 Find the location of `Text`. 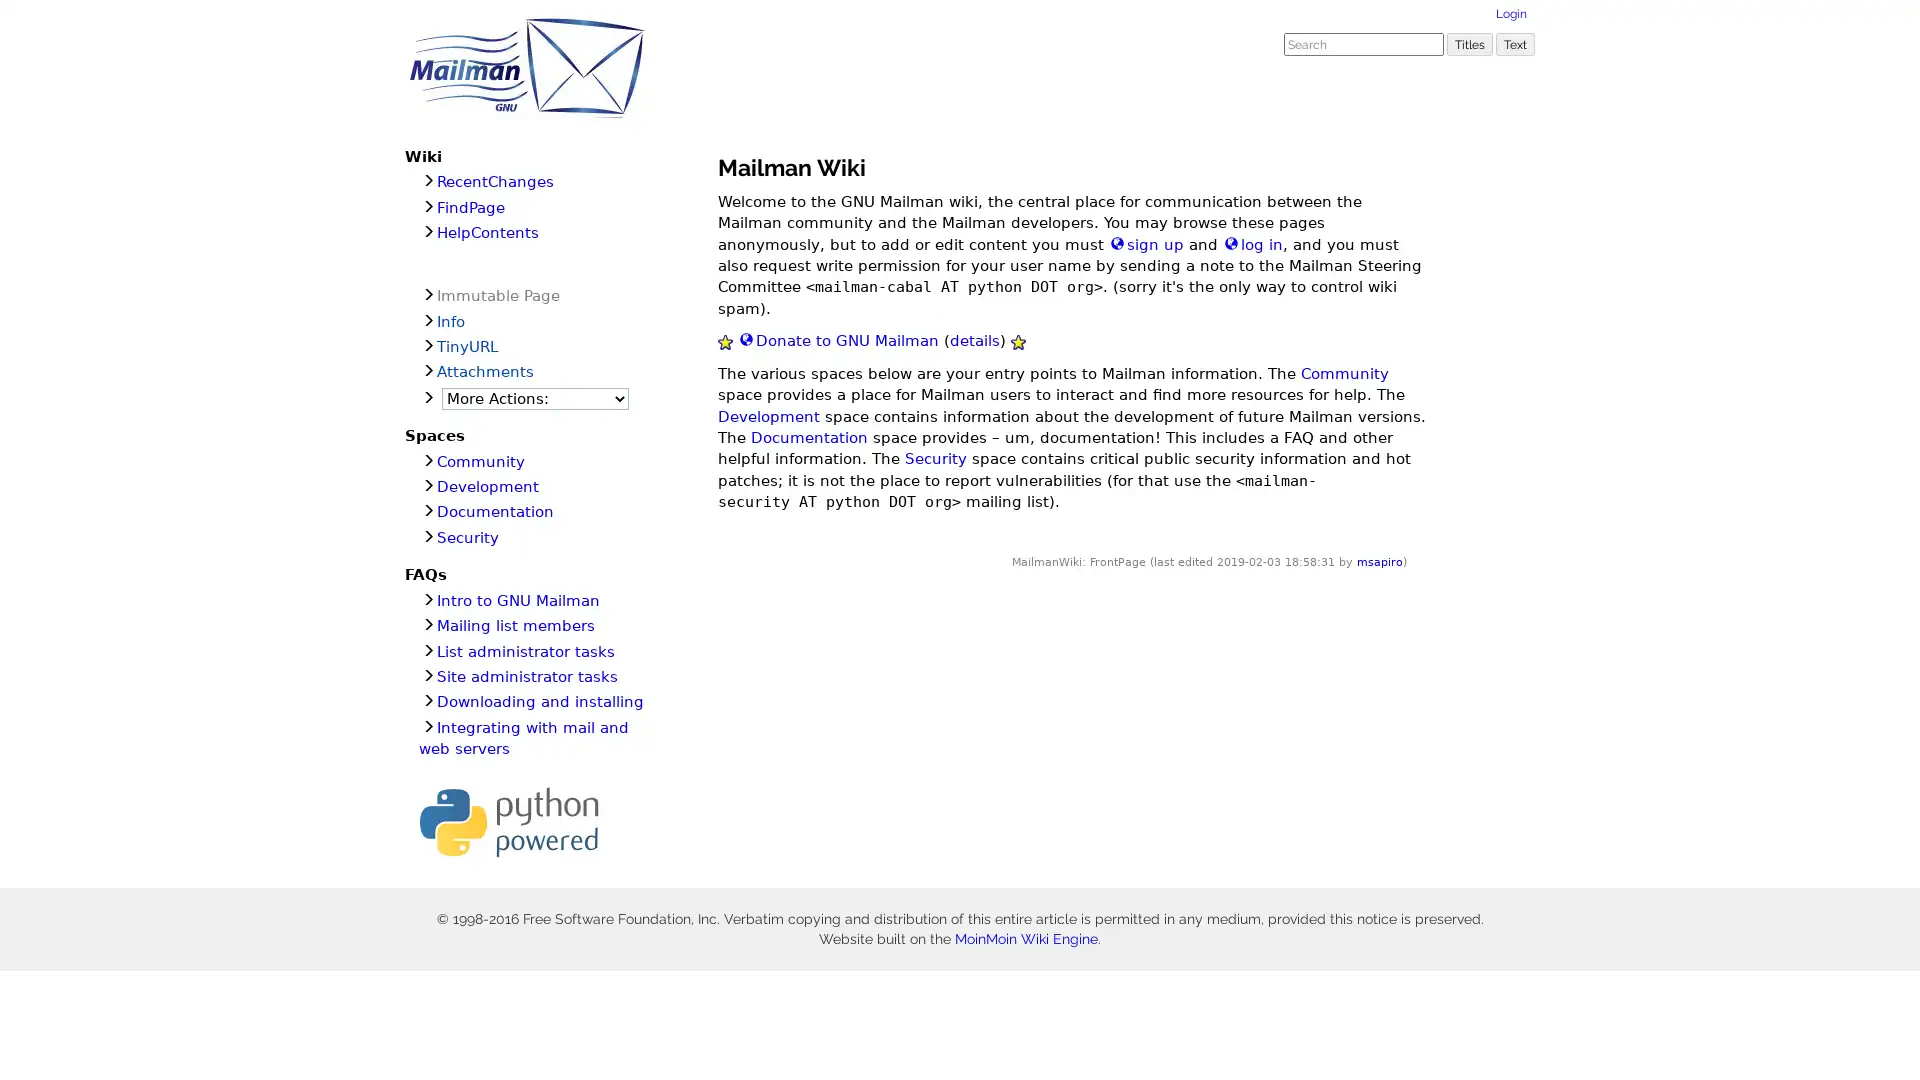

Text is located at coordinates (1515, 43).